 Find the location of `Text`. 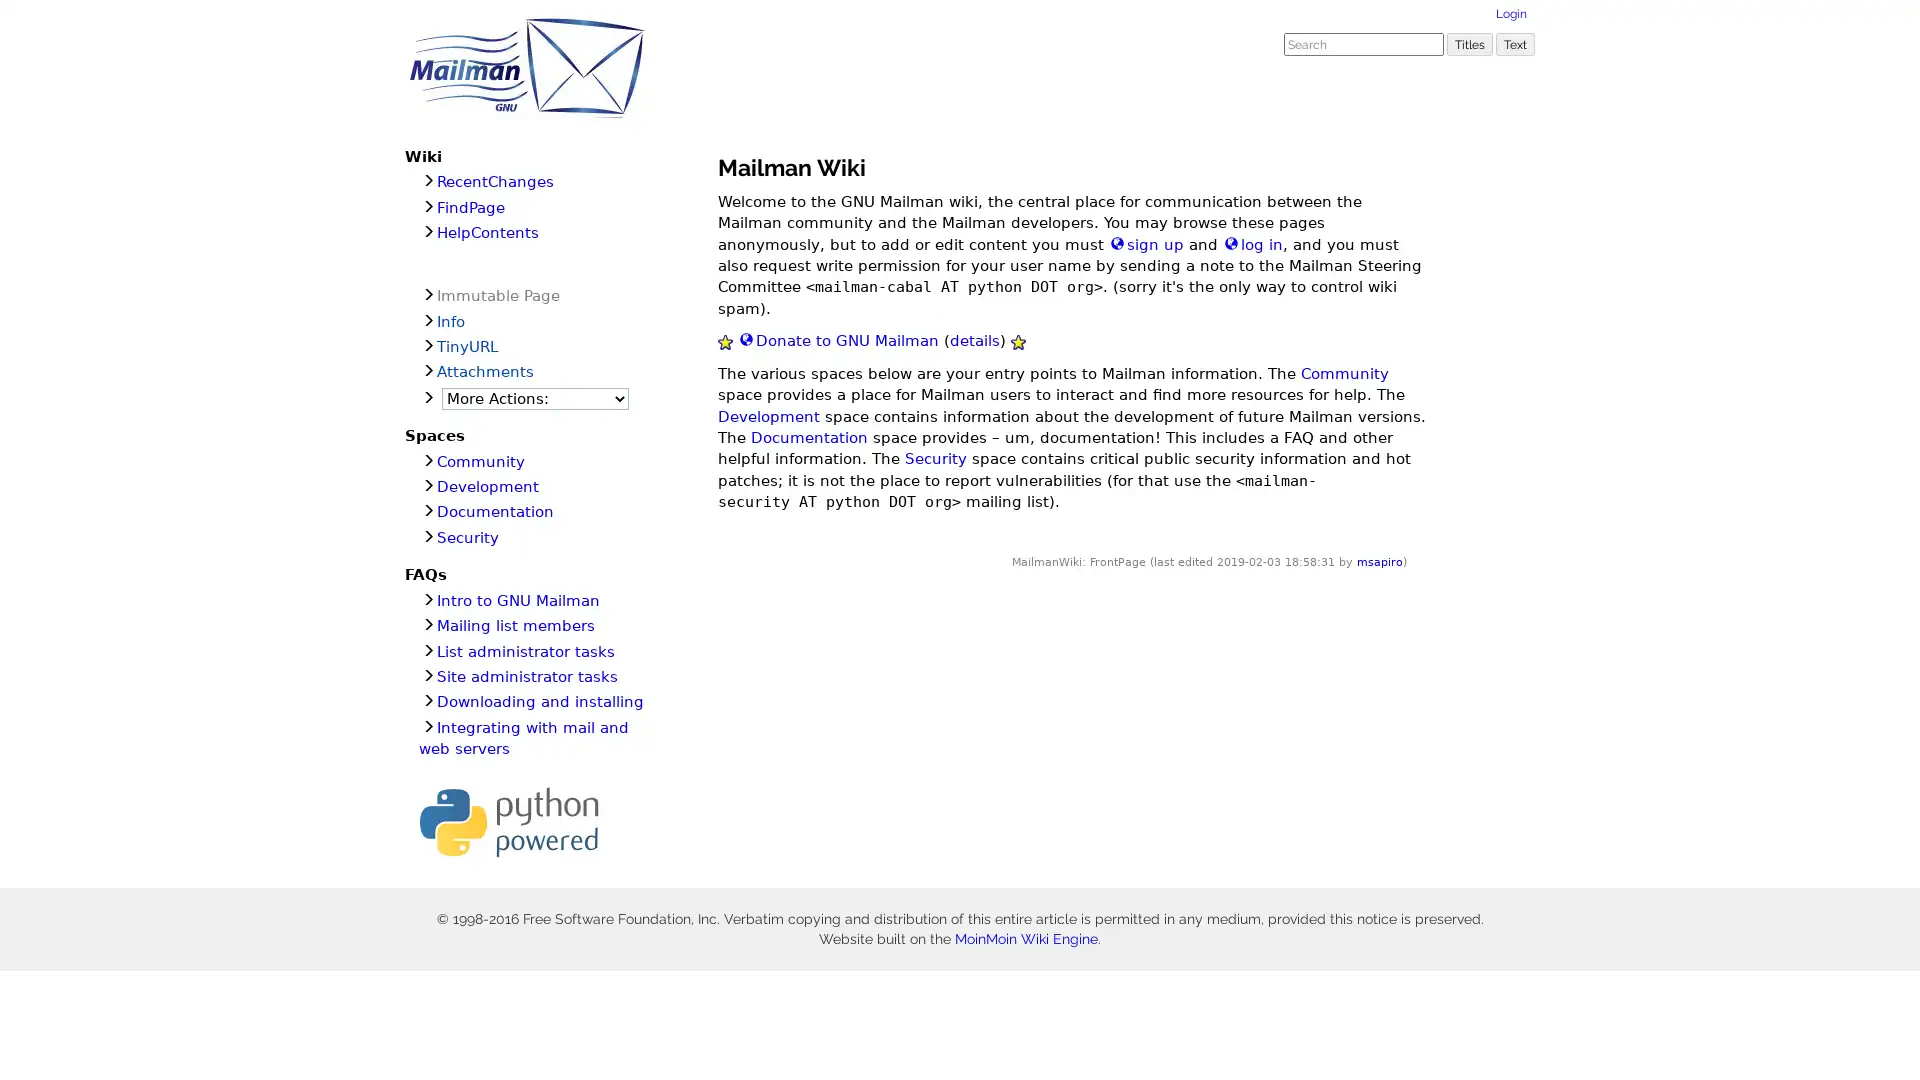

Text is located at coordinates (1515, 43).